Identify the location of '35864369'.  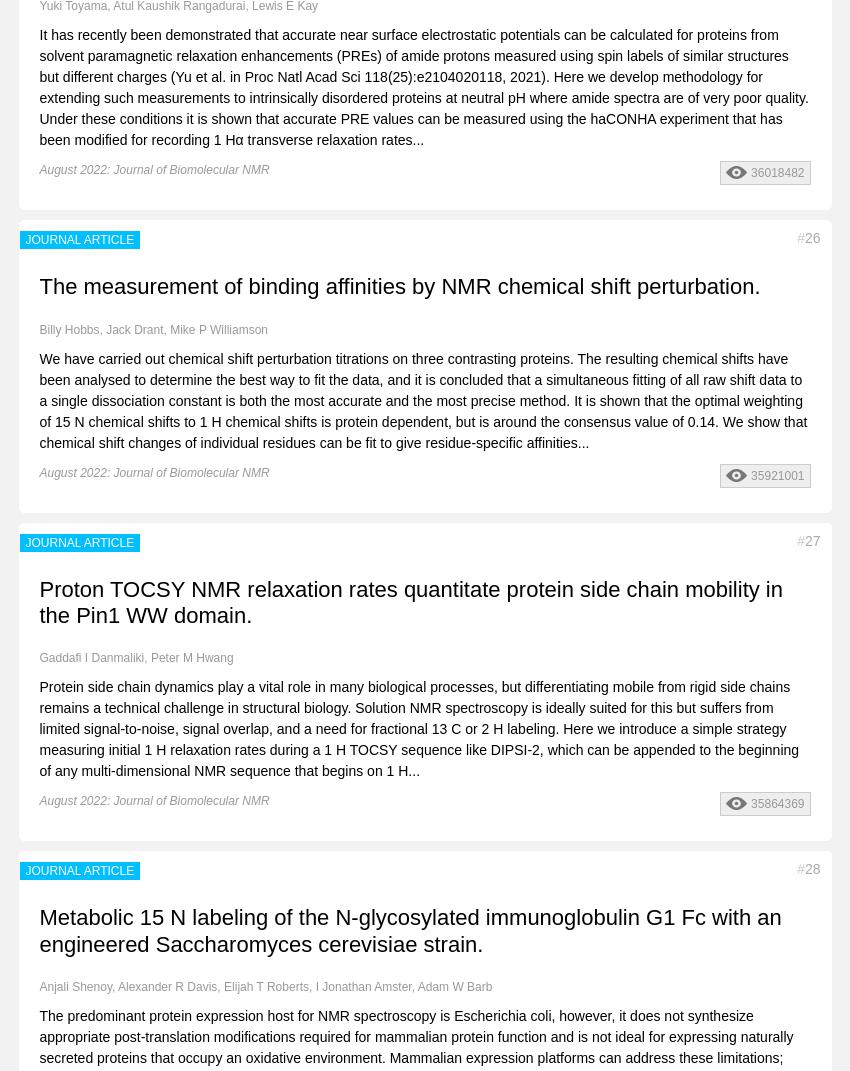
(776, 802).